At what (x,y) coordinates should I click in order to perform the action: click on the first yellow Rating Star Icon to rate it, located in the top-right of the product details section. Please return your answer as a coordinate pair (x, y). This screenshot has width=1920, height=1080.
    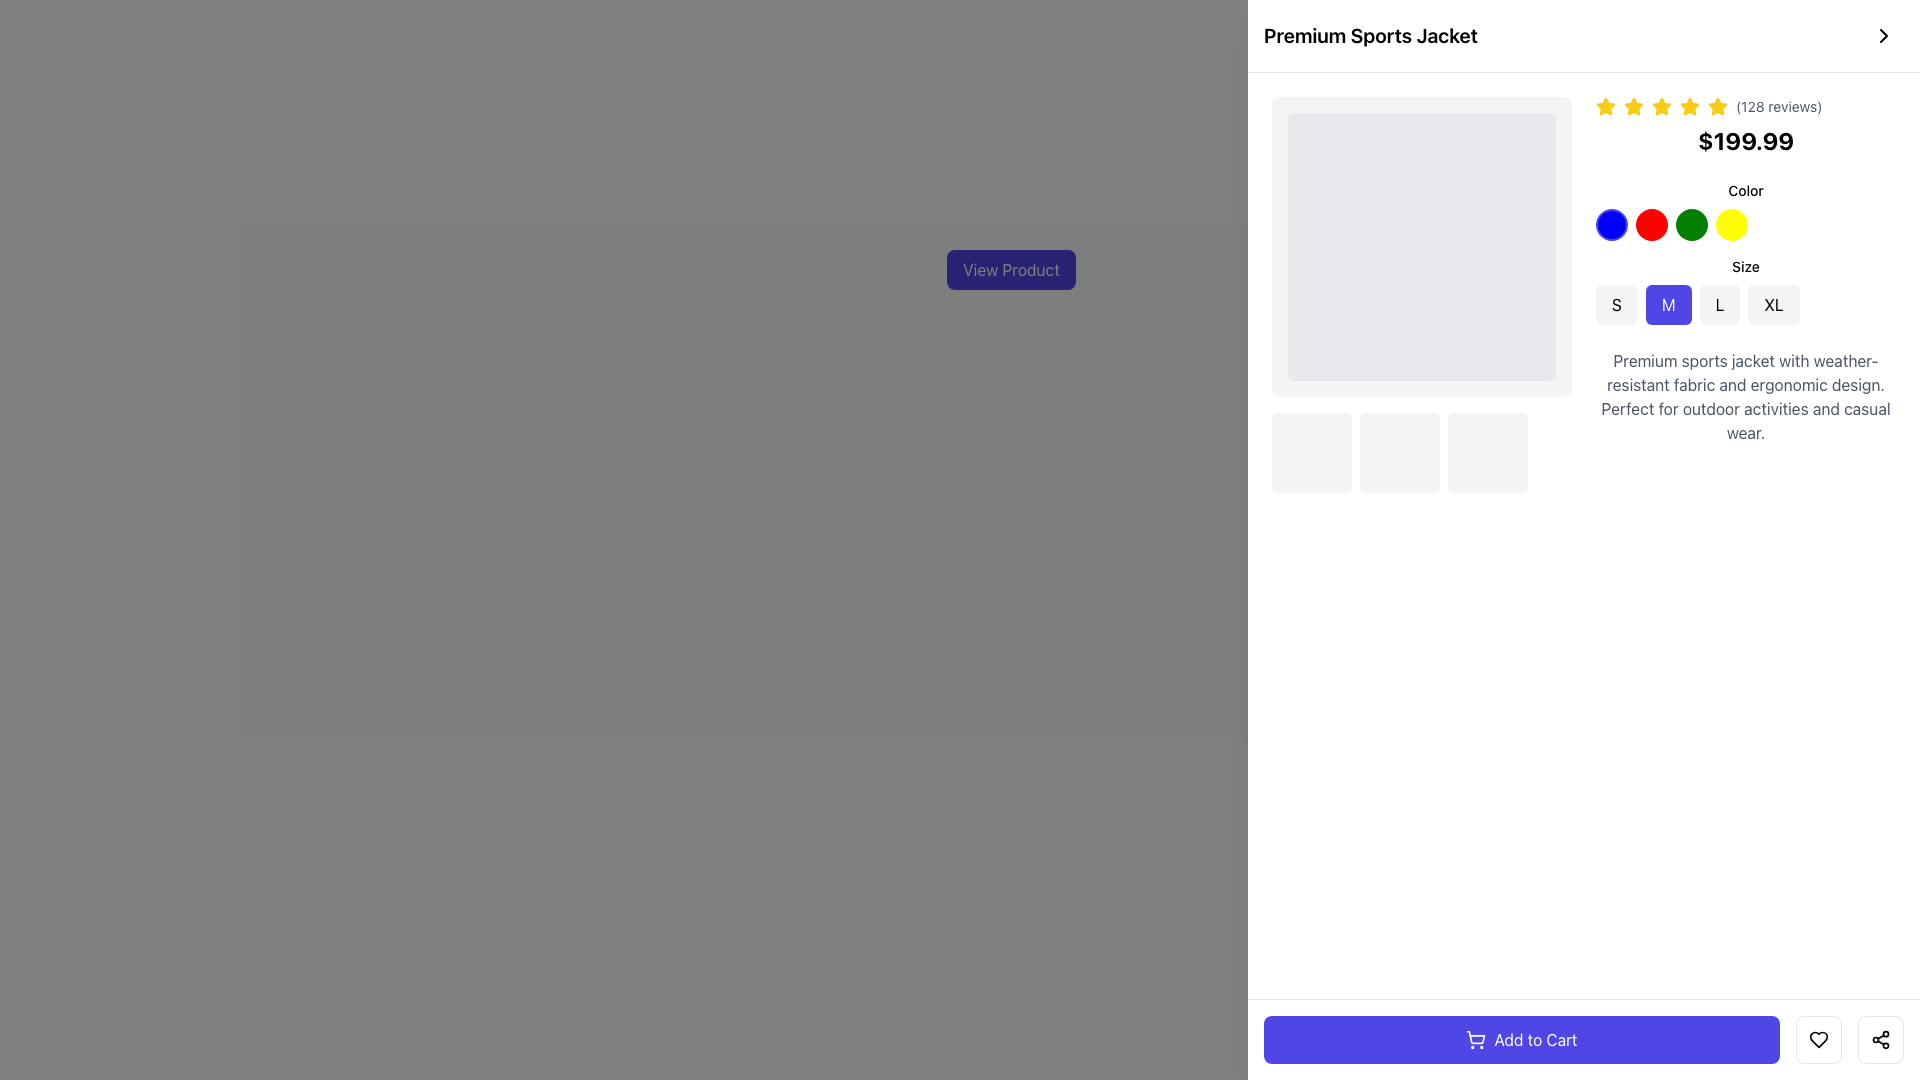
    Looking at the image, I should click on (1606, 107).